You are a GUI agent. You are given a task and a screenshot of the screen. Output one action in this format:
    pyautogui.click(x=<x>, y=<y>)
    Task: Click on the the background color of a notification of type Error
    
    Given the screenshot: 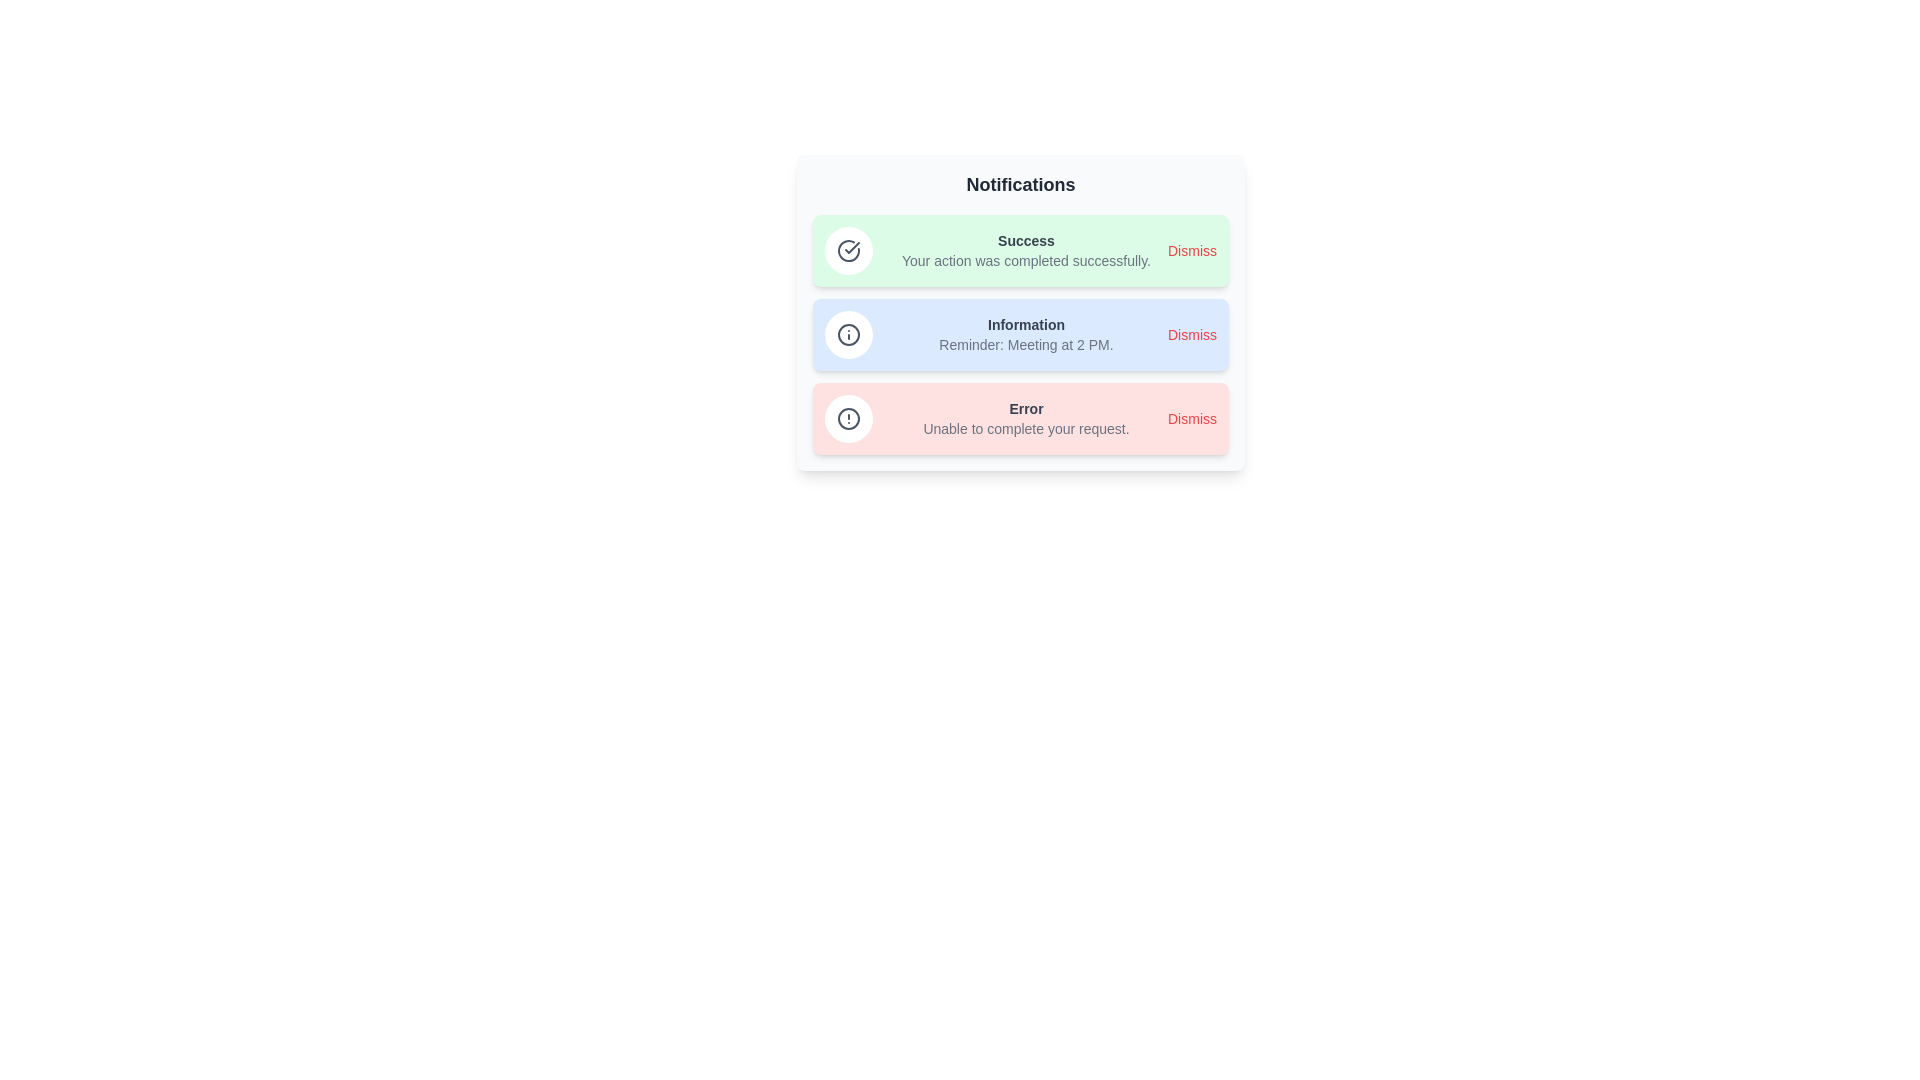 What is the action you would take?
    pyautogui.click(x=1021, y=418)
    